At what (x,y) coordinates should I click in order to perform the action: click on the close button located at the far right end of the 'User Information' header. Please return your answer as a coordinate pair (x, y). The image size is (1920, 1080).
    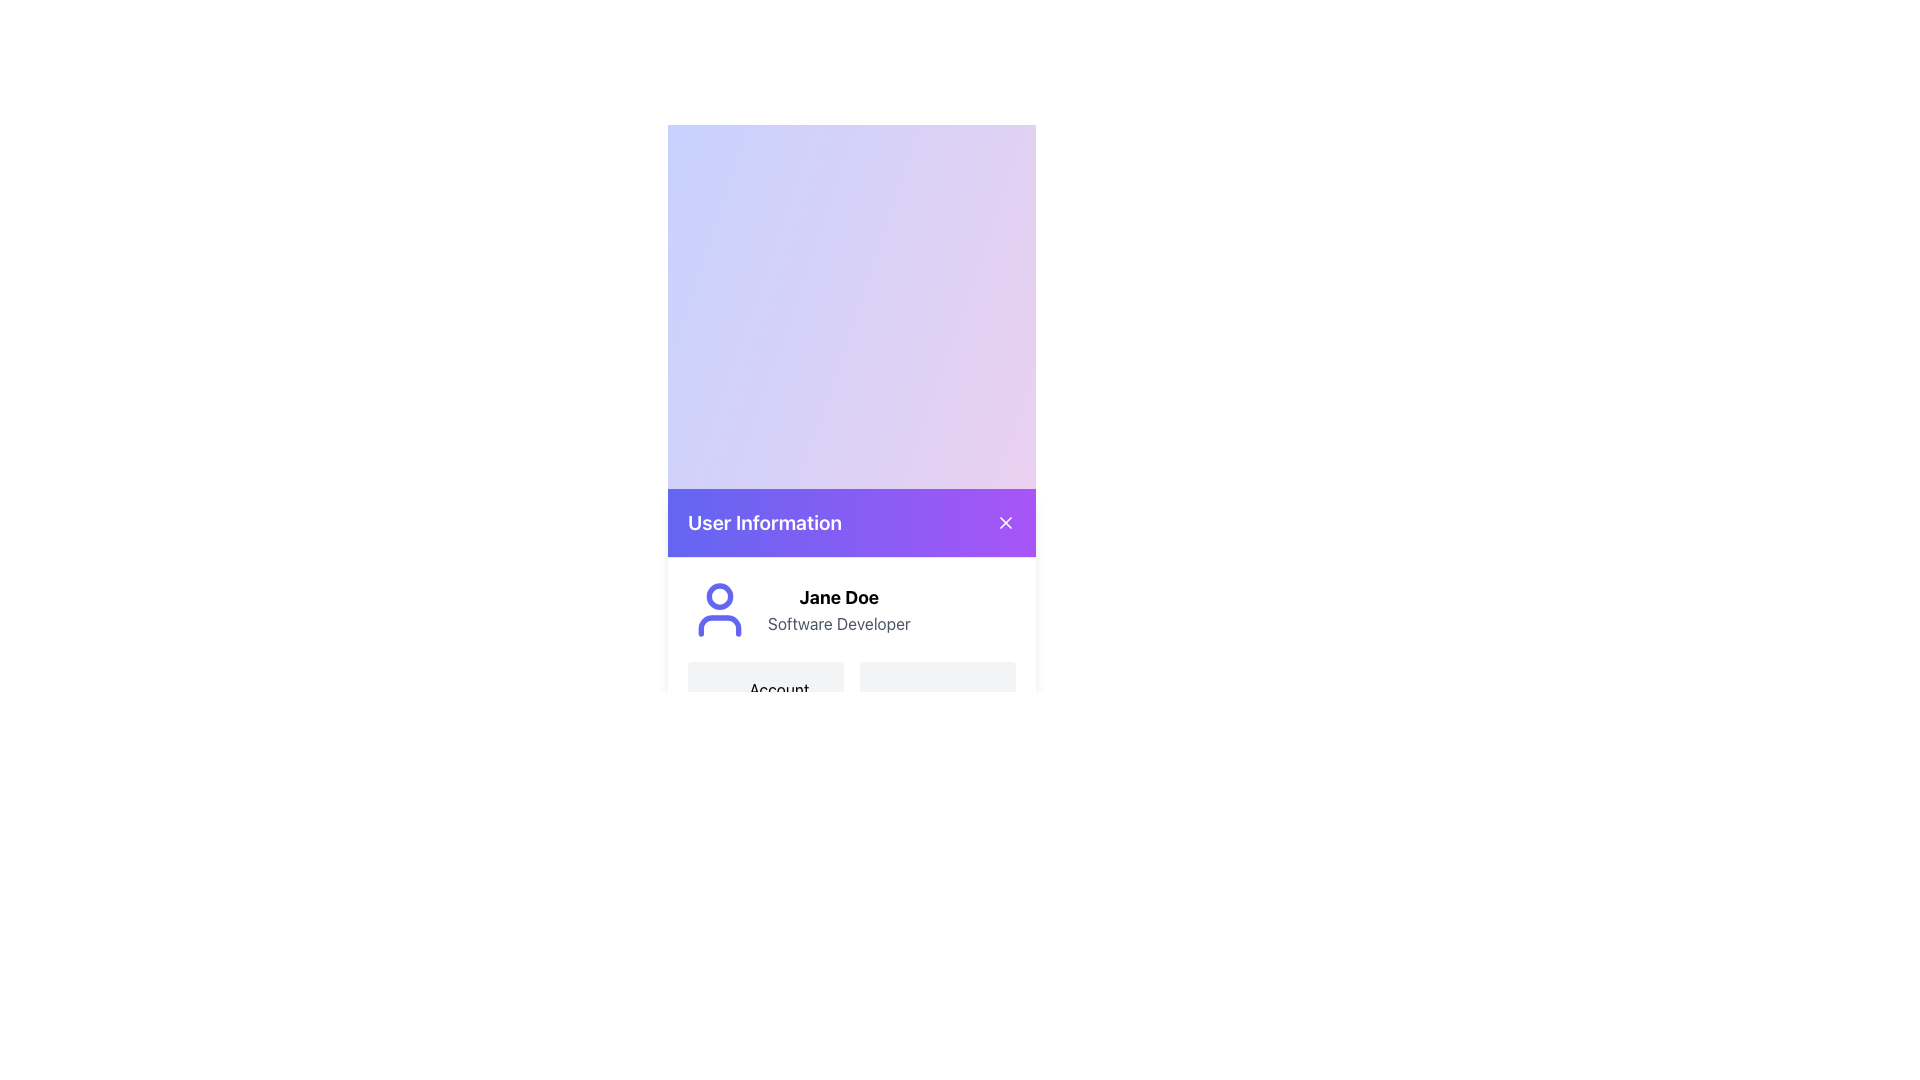
    Looking at the image, I should click on (1006, 520).